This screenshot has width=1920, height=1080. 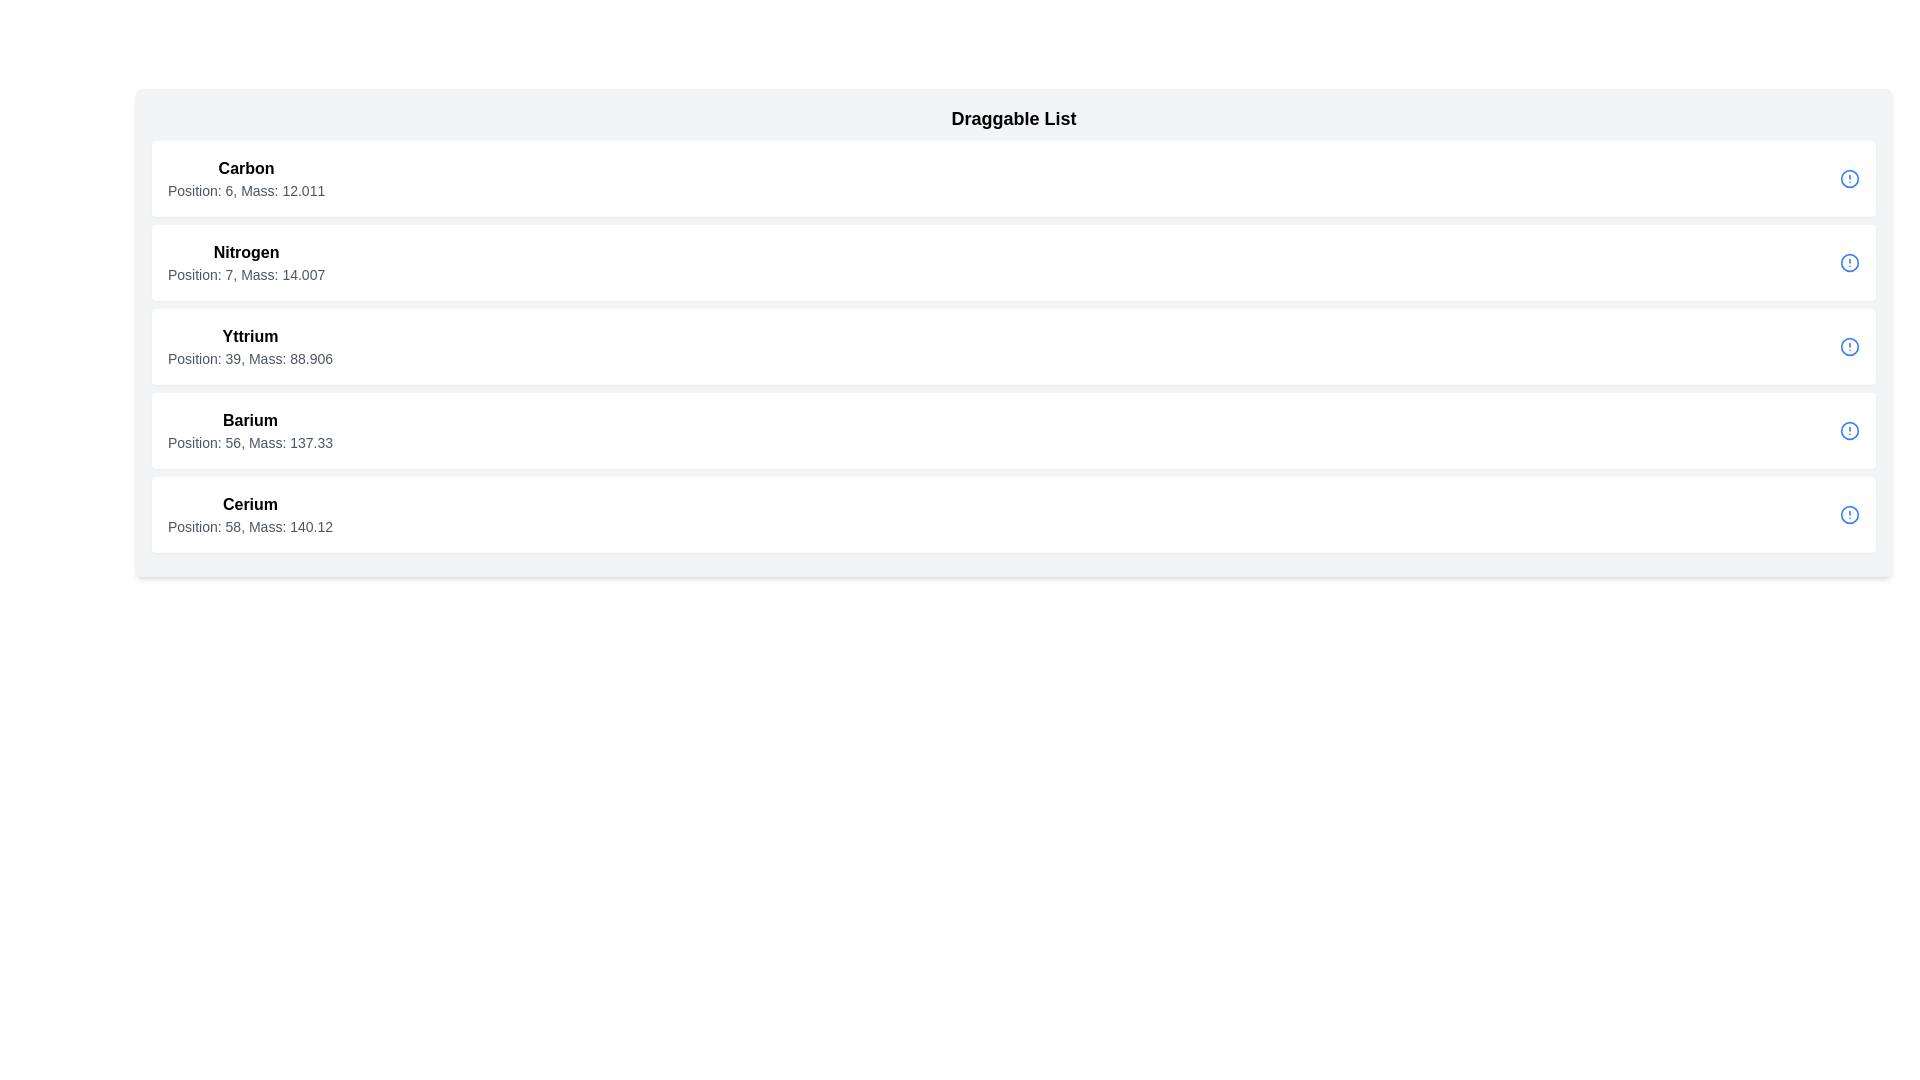 I want to click on the circular alert icon with a blue stroke, displaying an exclamation mark, positioned on the far right side of the row associated with 'Yttrium', so click(x=1848, y=346).